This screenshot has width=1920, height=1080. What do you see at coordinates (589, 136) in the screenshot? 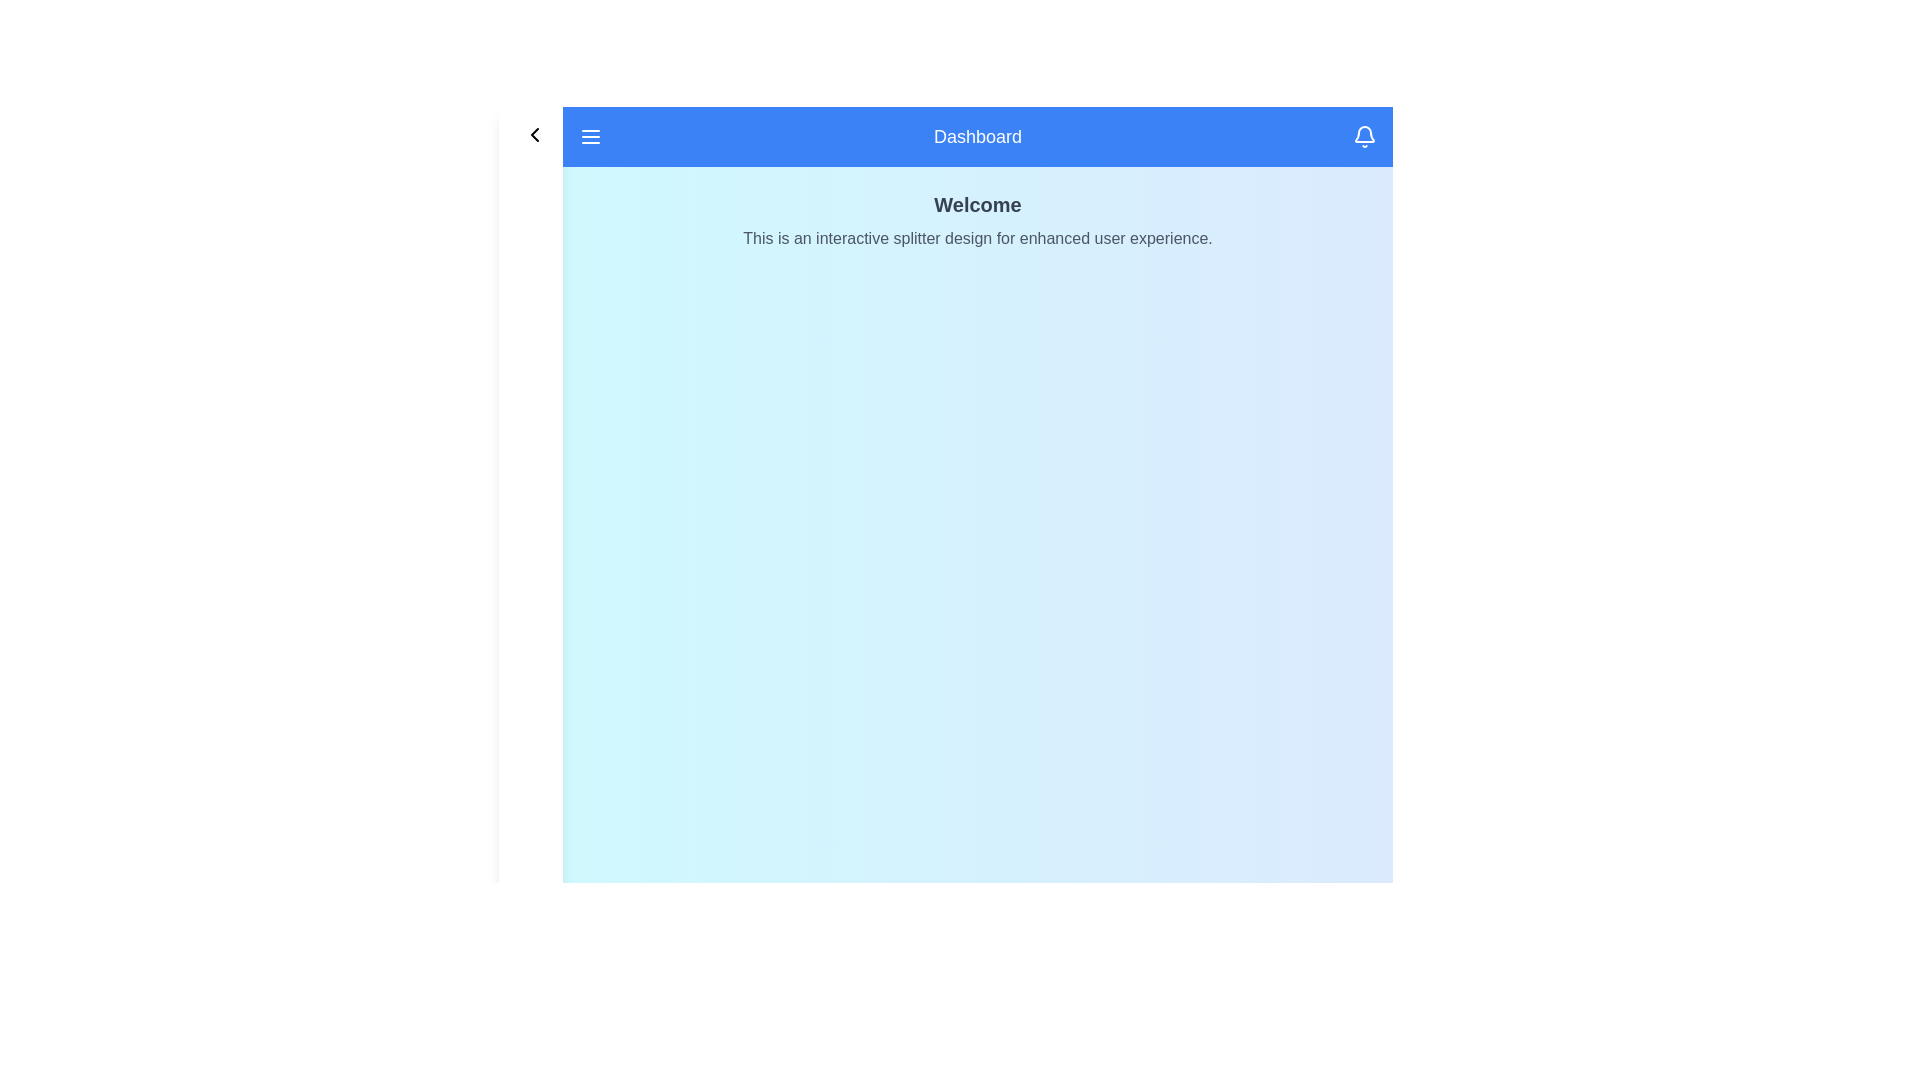
I see `the menu icon represented by three horizontal lines on the blue top bar named 'Dashboard'` at bounding box center [589, 136].